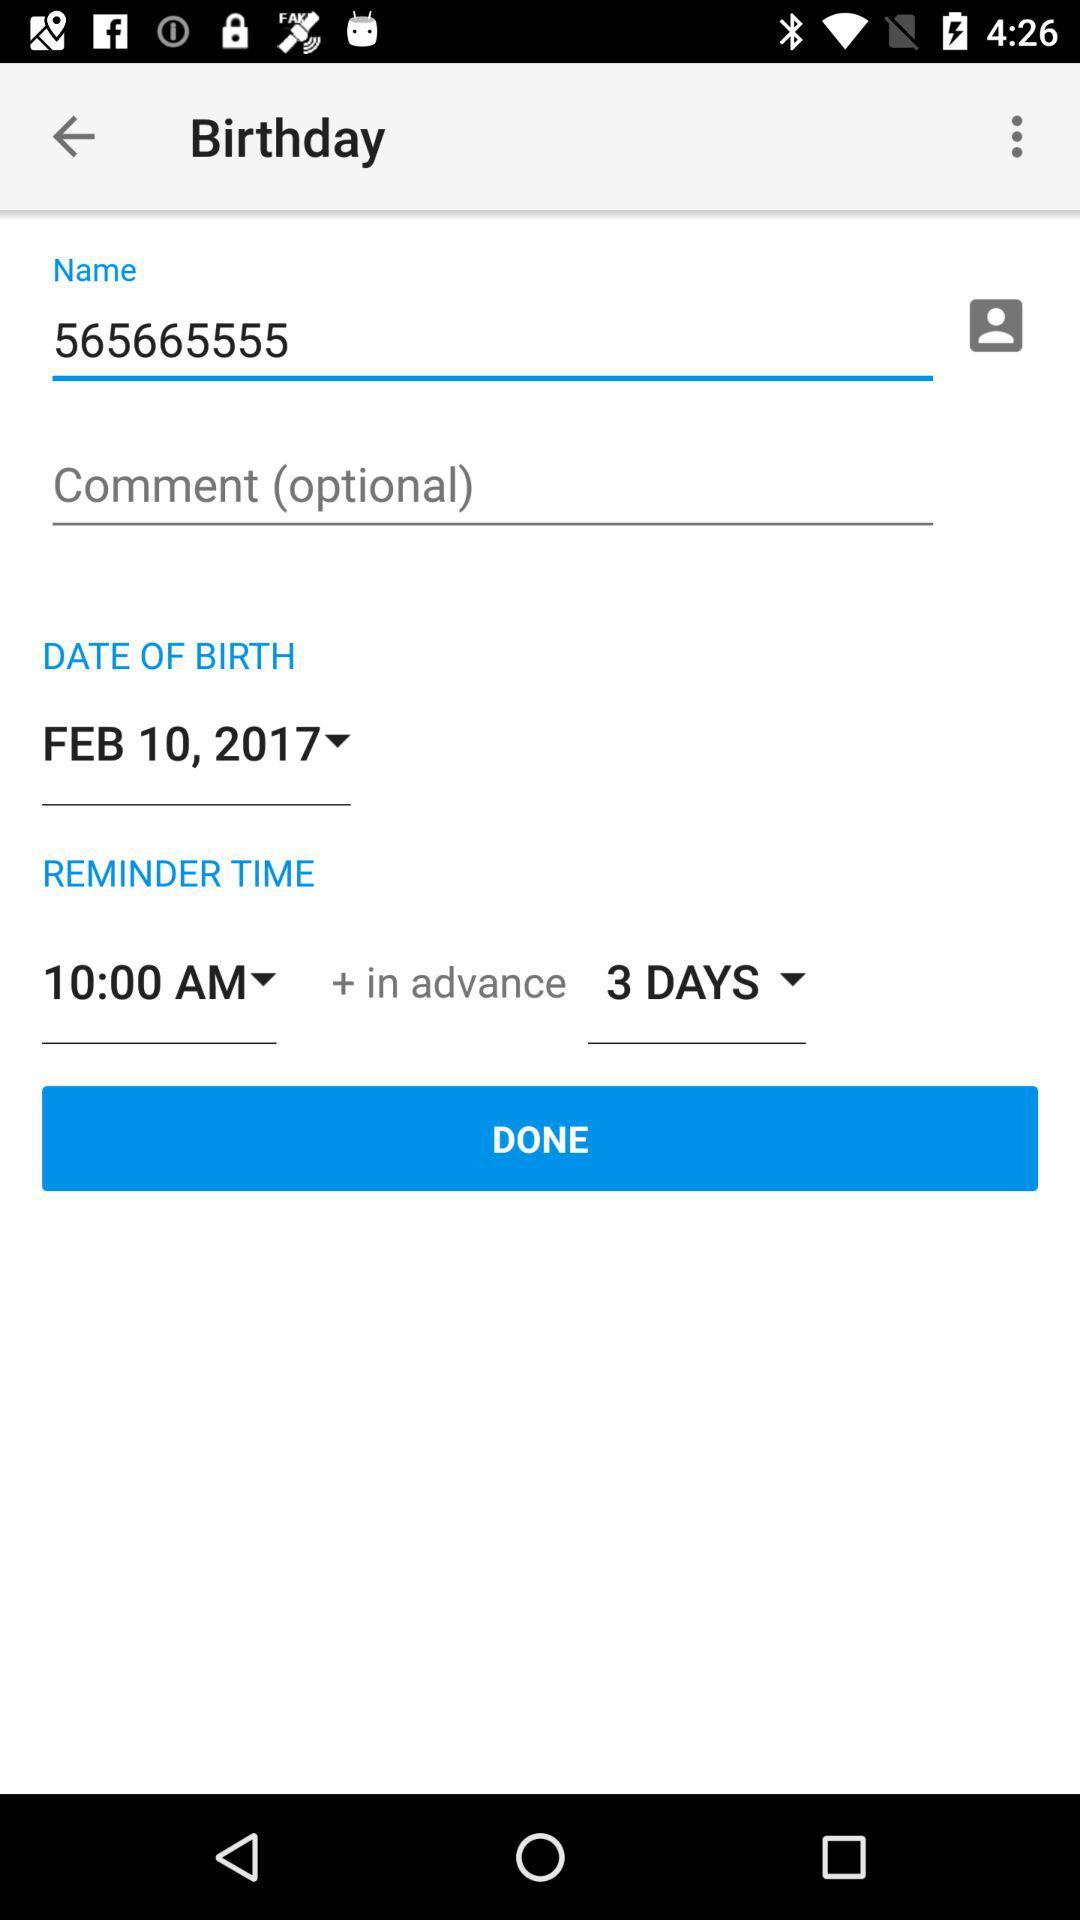 This screenshot has height=1920, width=1080. I want to click on picture, so click(995, 325).